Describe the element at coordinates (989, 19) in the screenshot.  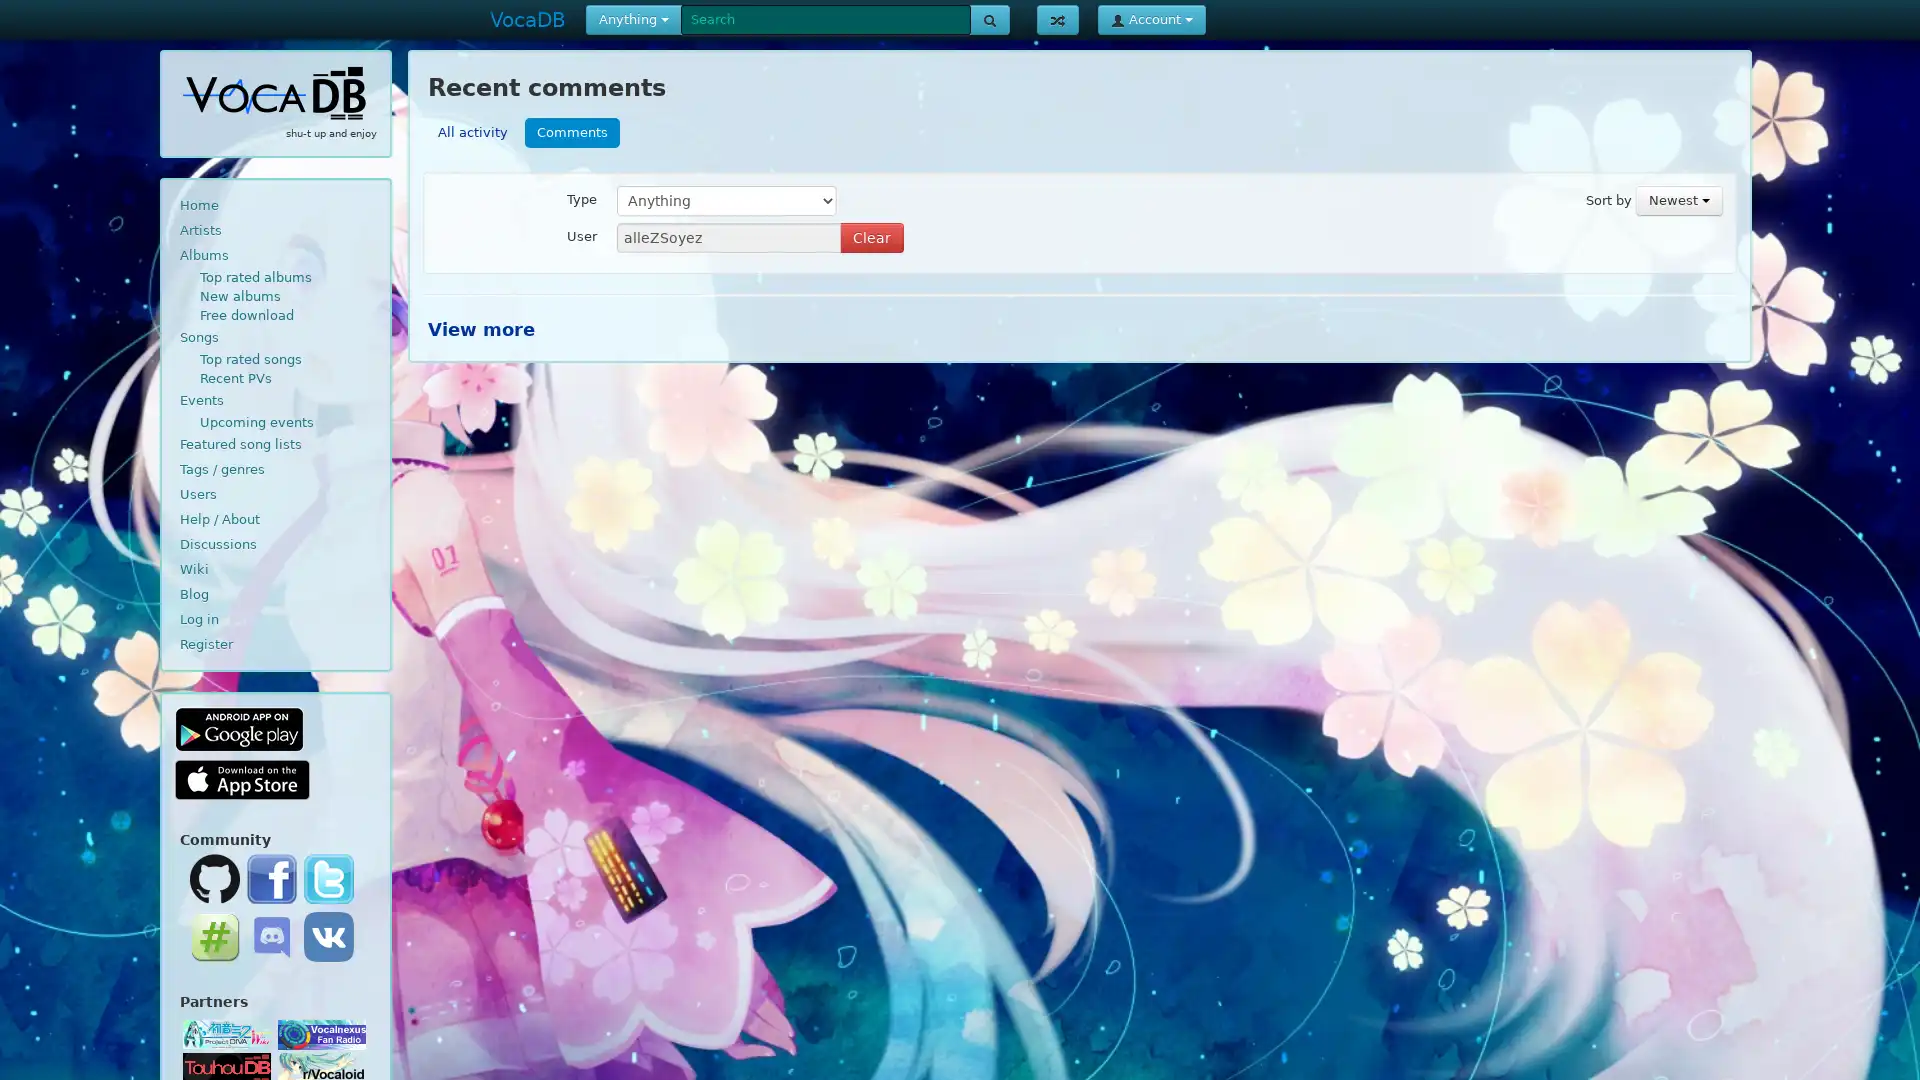
I see `Search` at that location.